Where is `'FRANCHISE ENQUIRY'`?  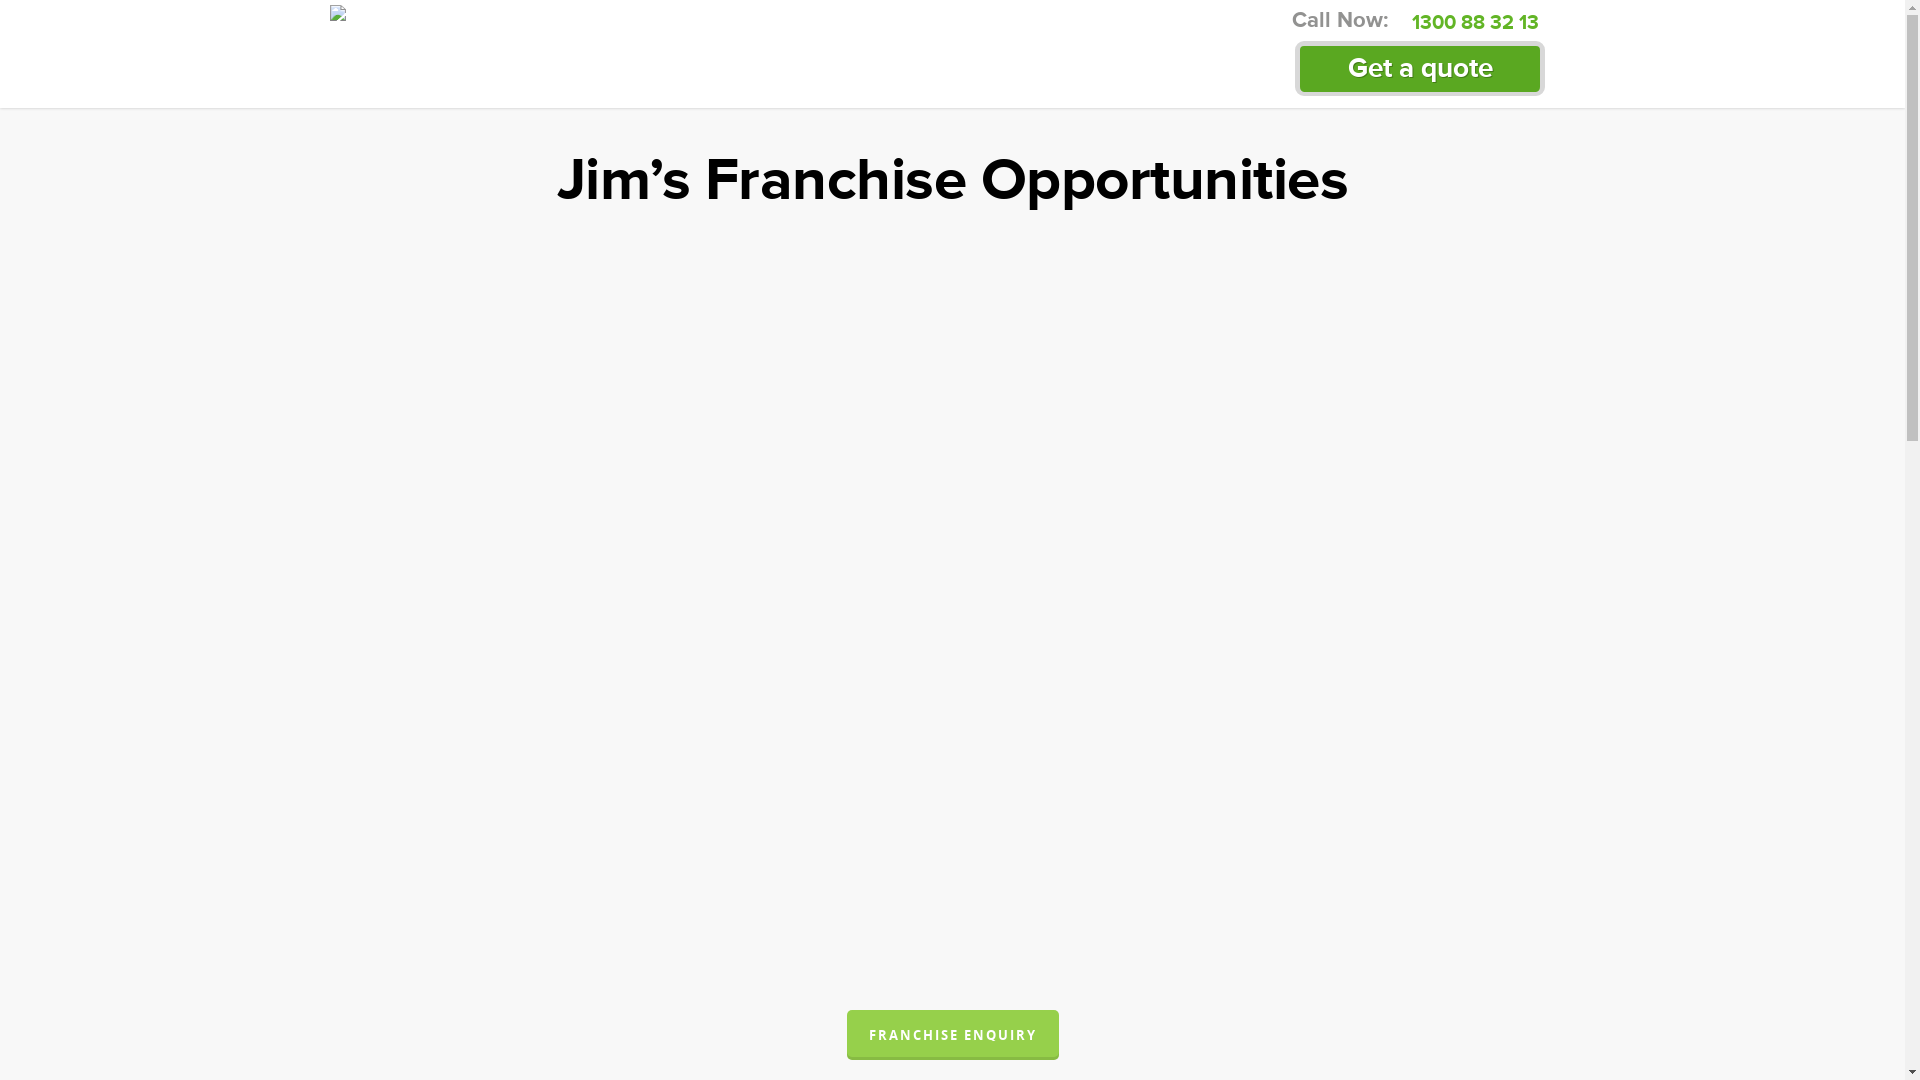 'FRANCHISE ENQUIRY' is located at coordinates (950, 1034).